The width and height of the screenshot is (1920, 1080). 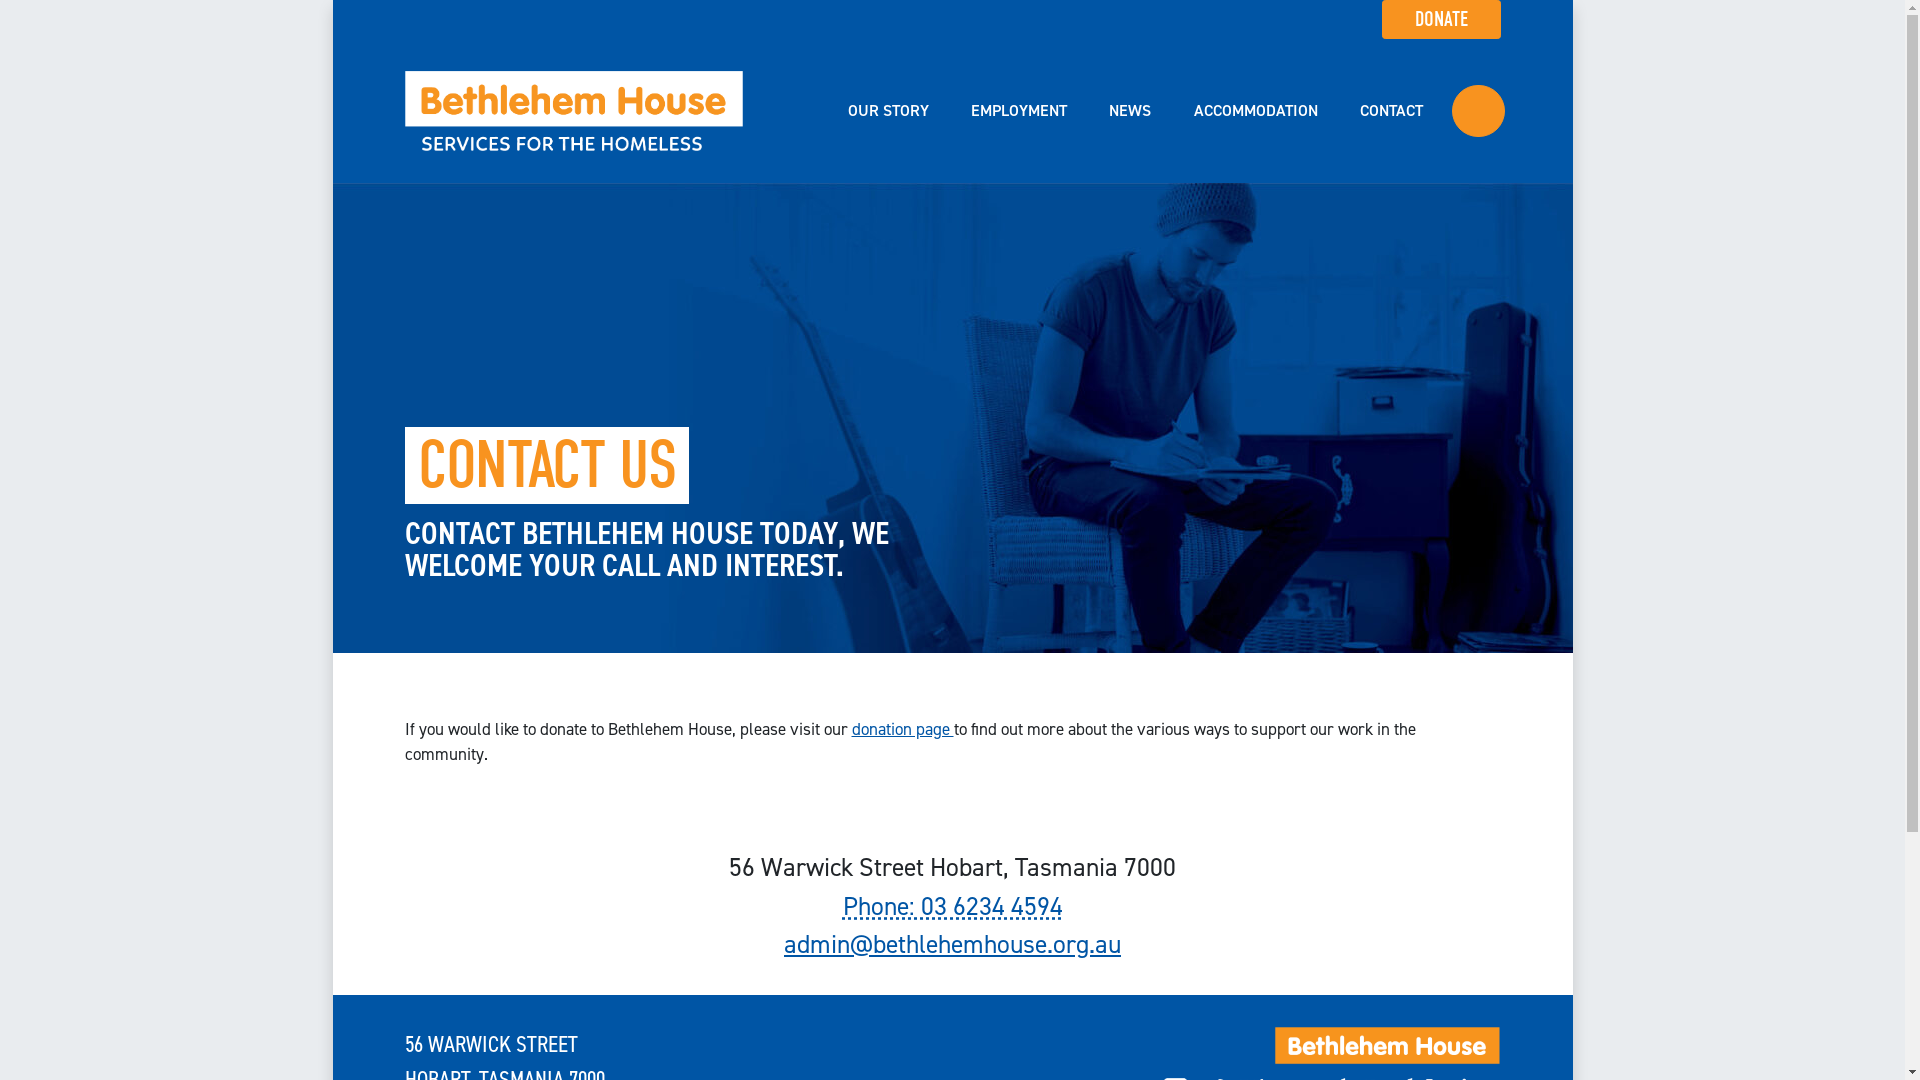 I want to click on 'donation page', so click(x=851, y=729).